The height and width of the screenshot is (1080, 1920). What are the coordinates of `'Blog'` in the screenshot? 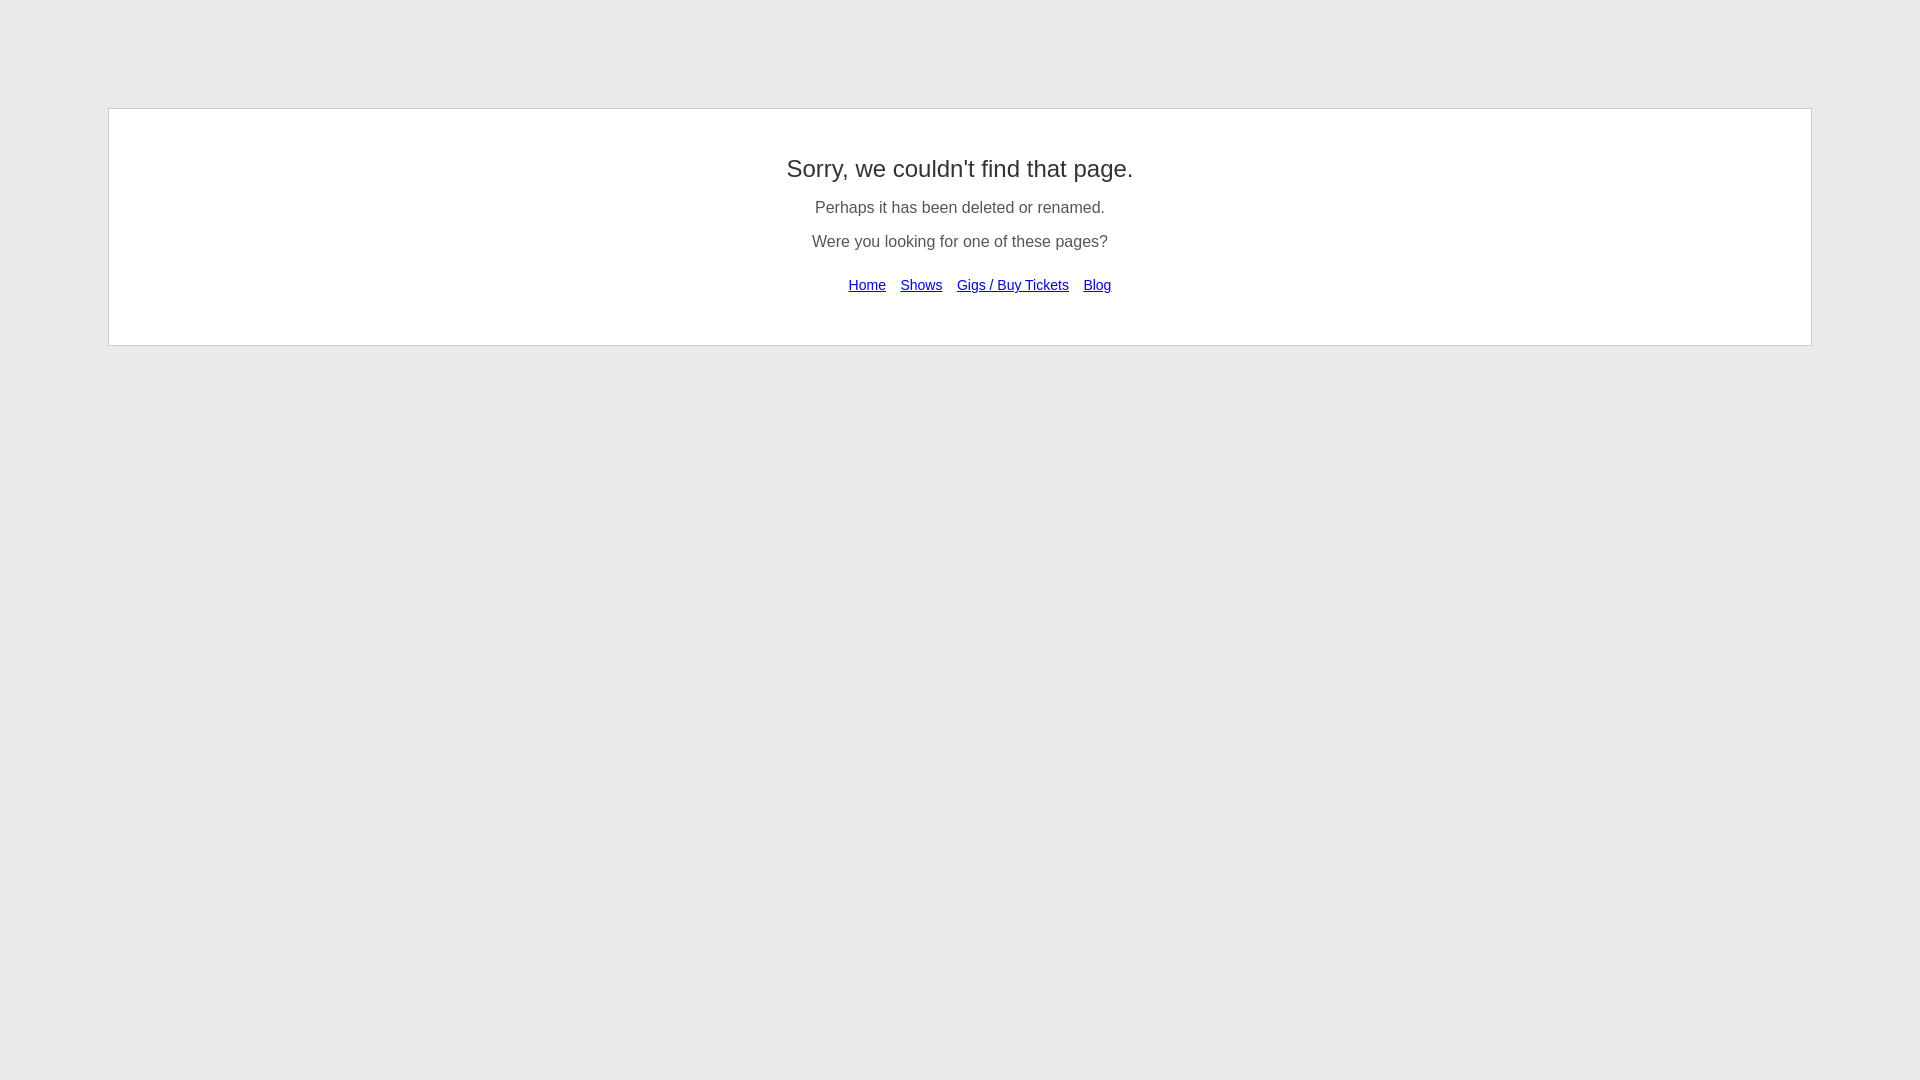 It's located at (1096, 285).